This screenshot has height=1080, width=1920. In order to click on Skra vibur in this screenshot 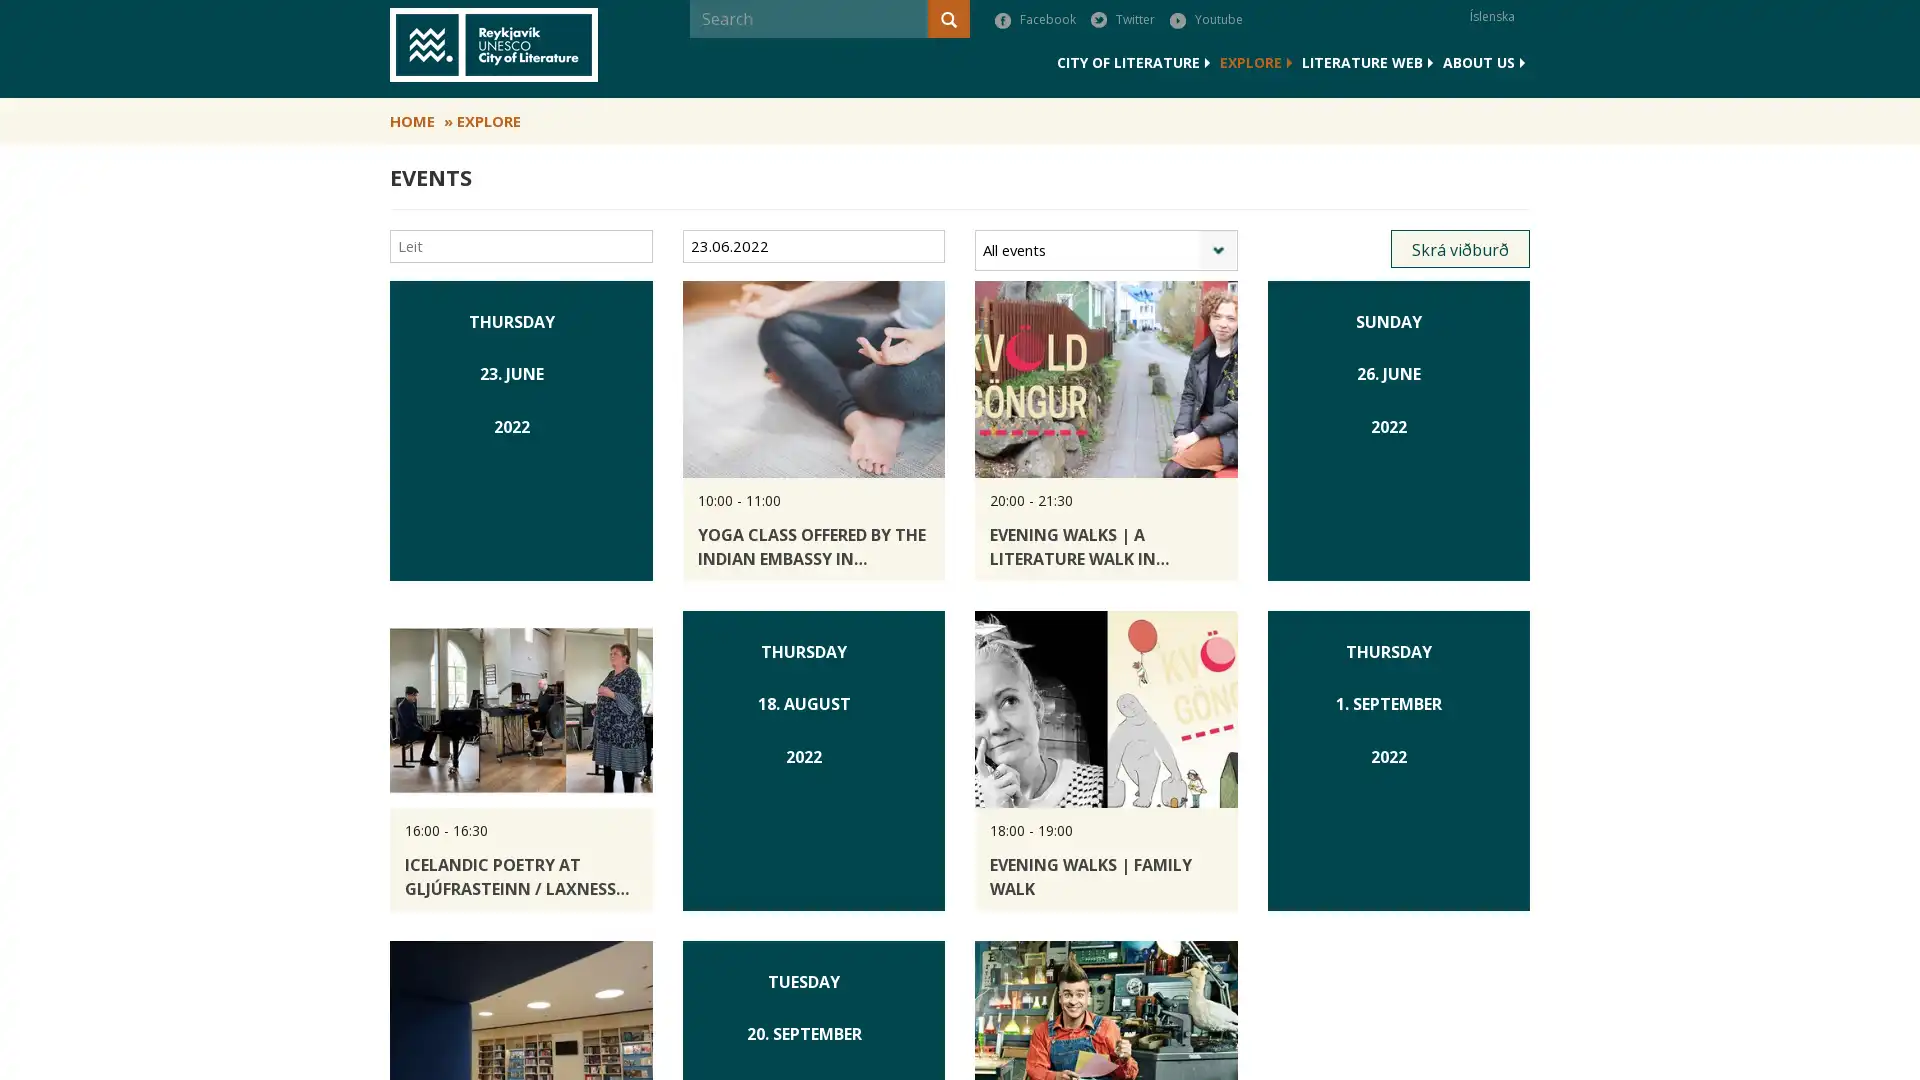, I will do `click(1460, 249)`.